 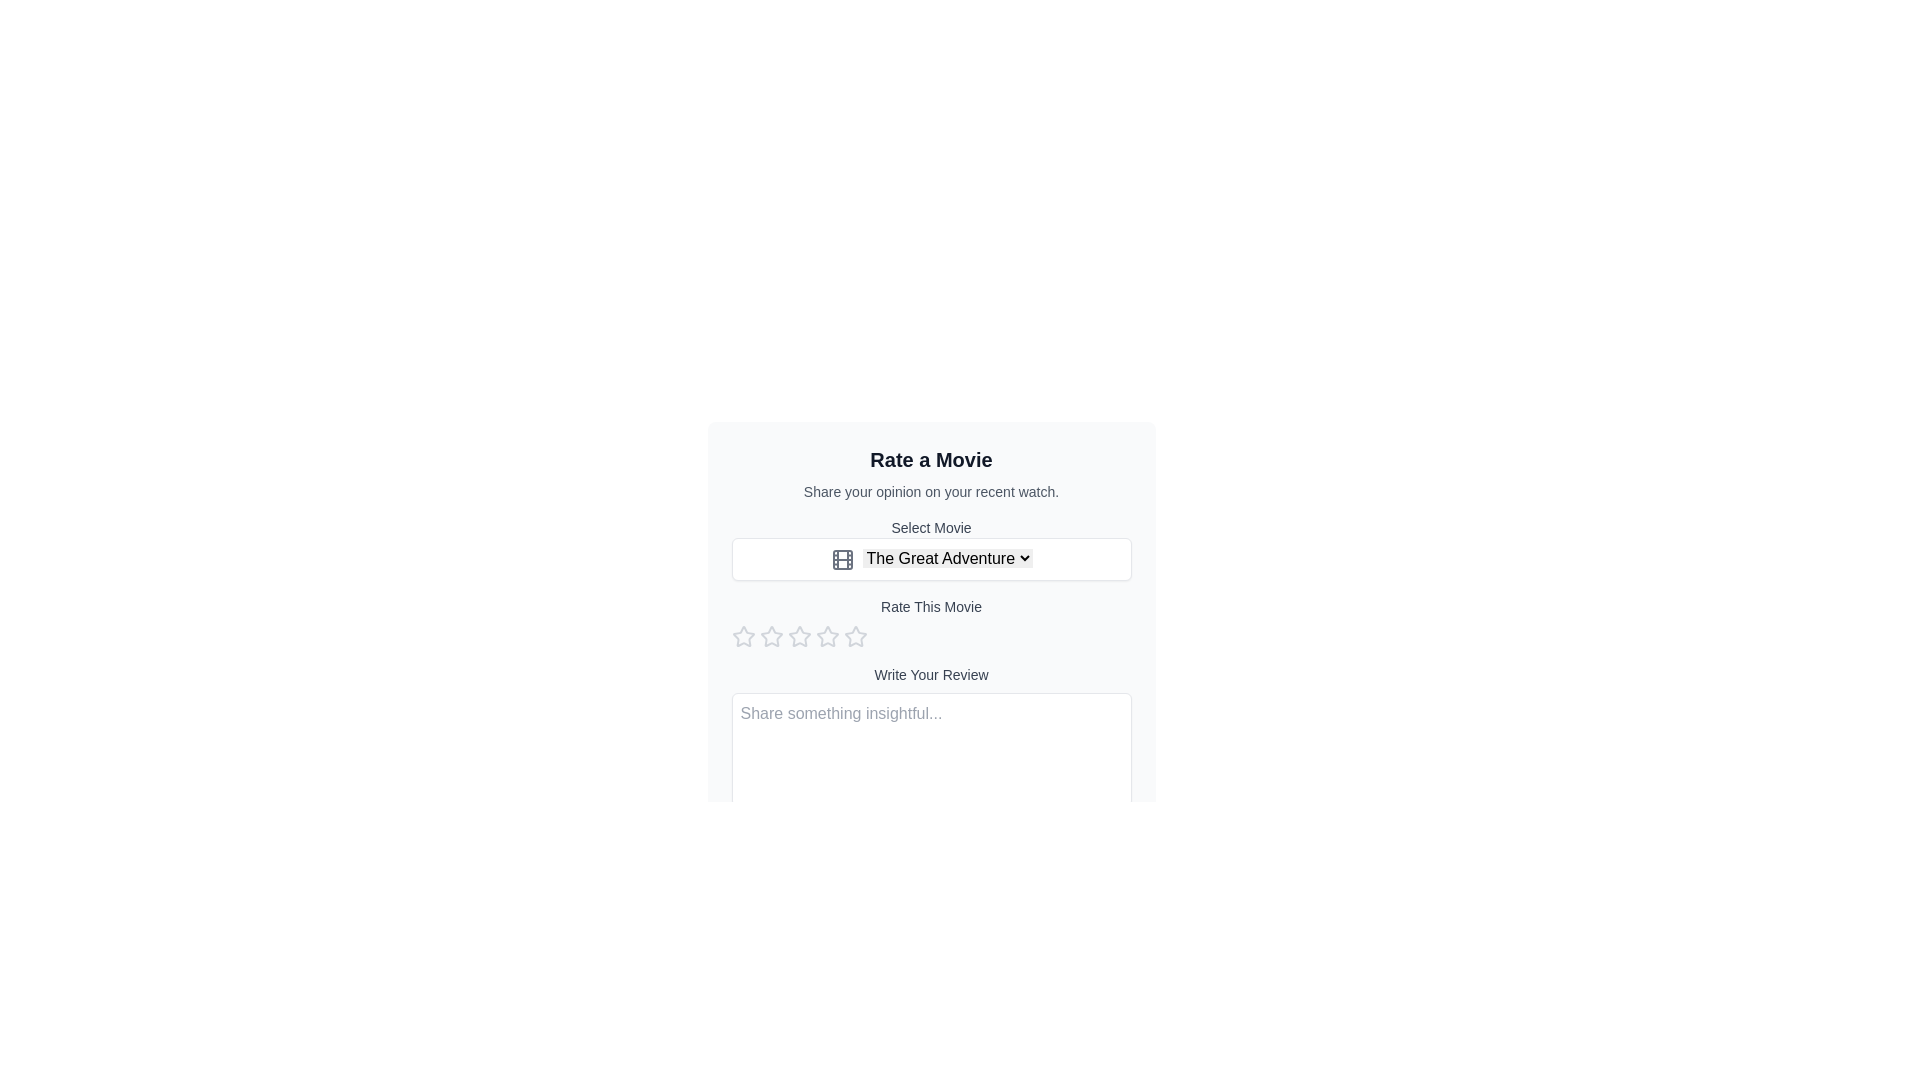 What do you see at coordinates (742, 636) in the screenshot?
I see `the first Clickable star icon in the rating system for keyboard interaction` at bounding box center [742, 636].